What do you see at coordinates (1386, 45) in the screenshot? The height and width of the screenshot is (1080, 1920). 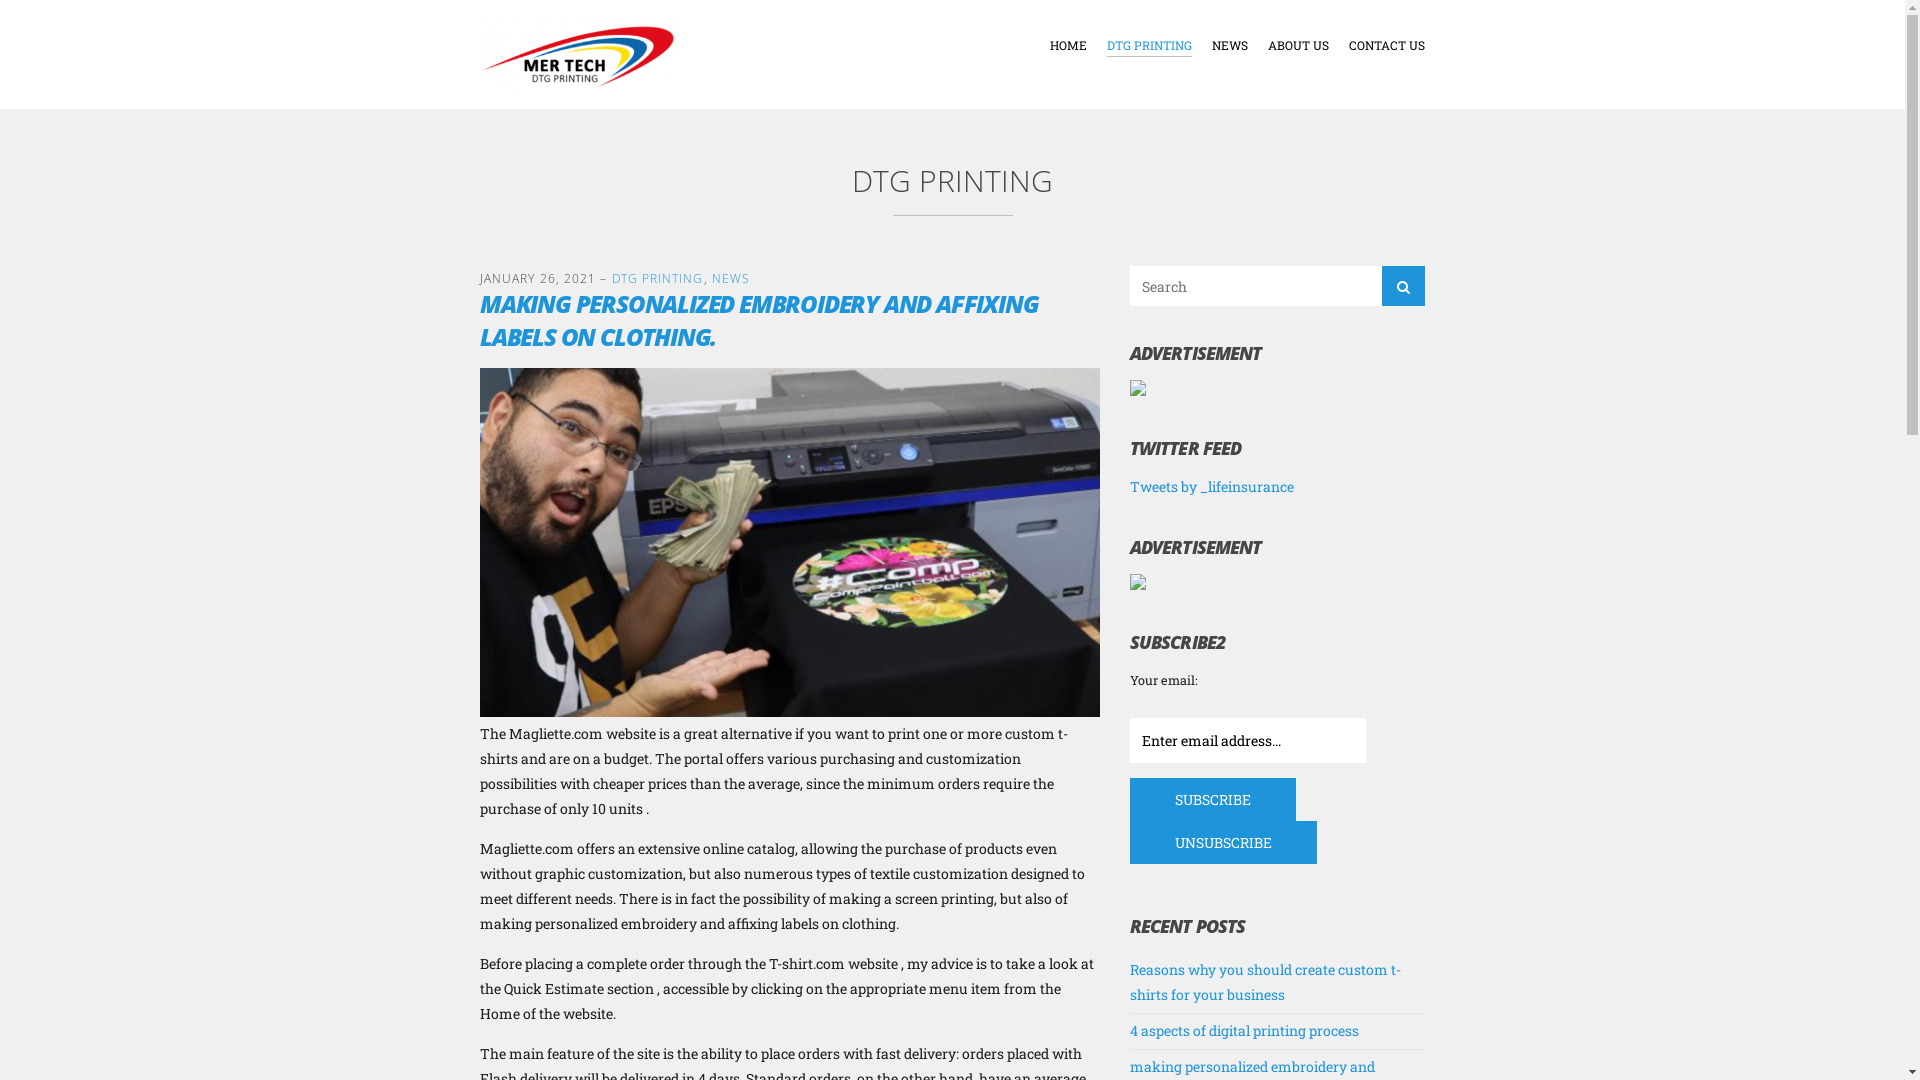 I see `'CONTACT US'` at bounding box center [1386, 45].